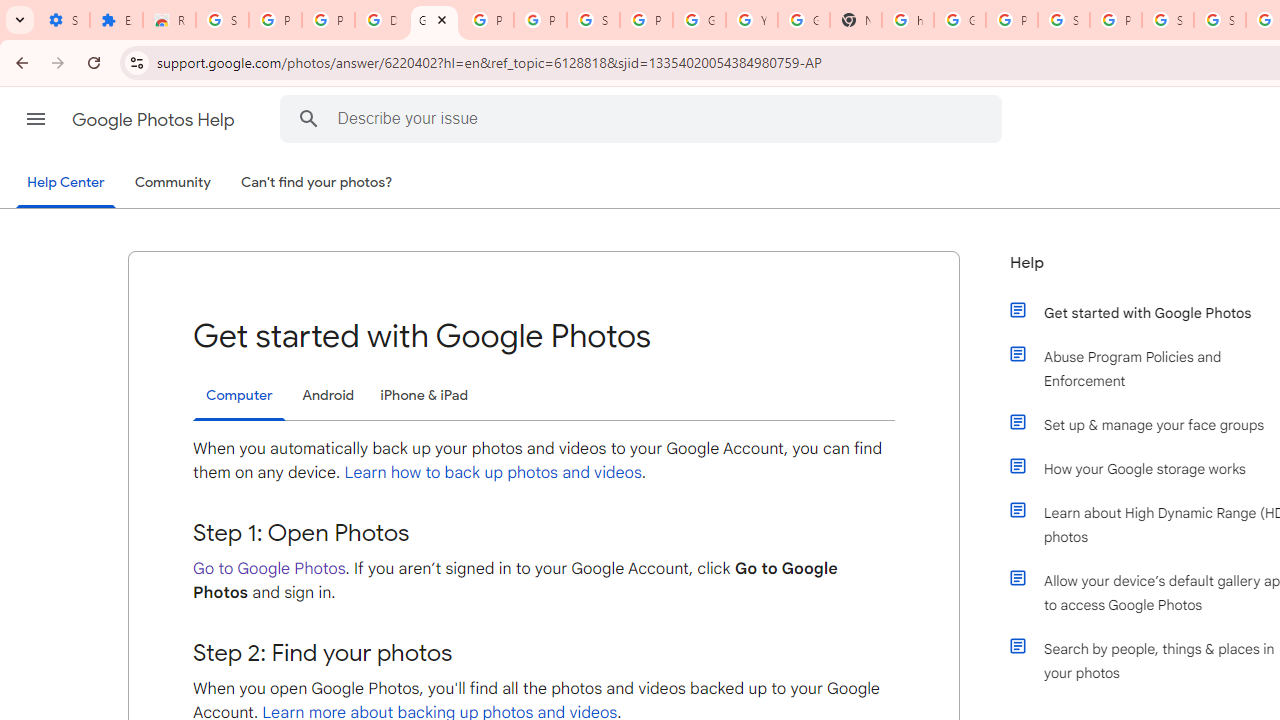  What do you see at coordinates (154, 119) in the screenshot?
I see `'Google Photos Help'` at bounding box center [154, 119].